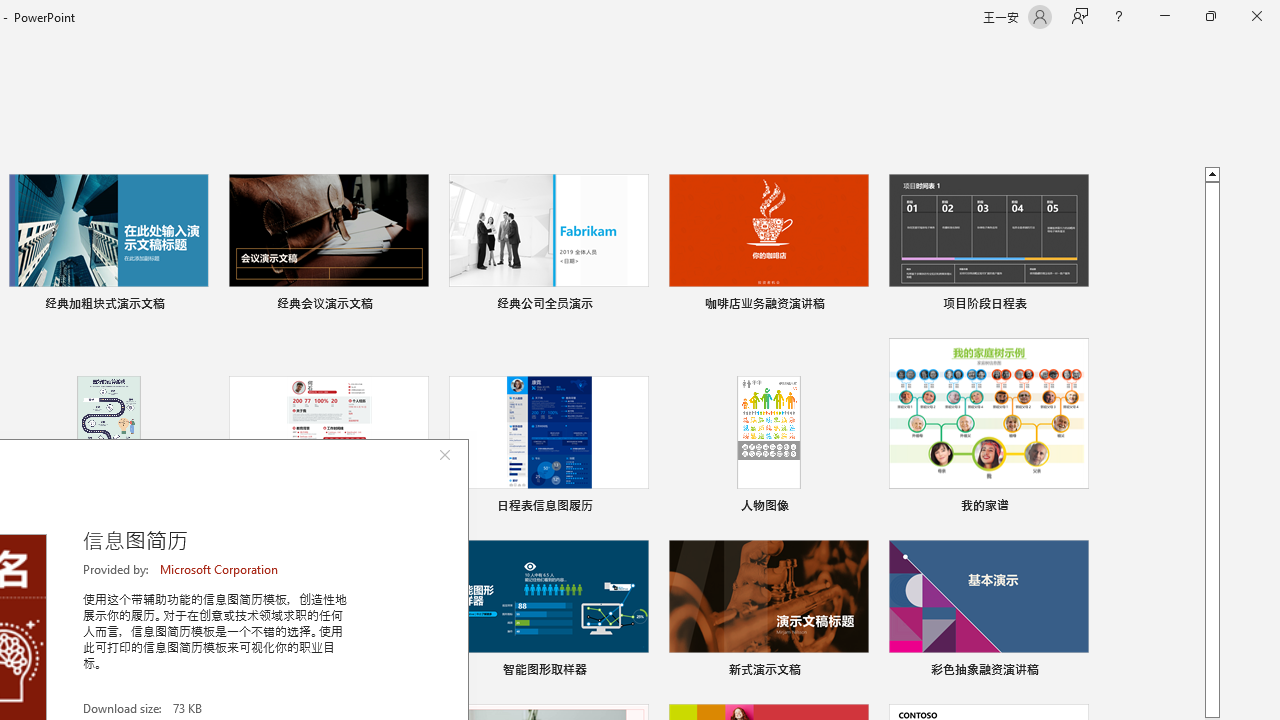 The width and height of the screenshot is (1280, 720). Describe the element at coordinates (1074, 672) in the screenshot. I see `'Pin to list'` at that location.